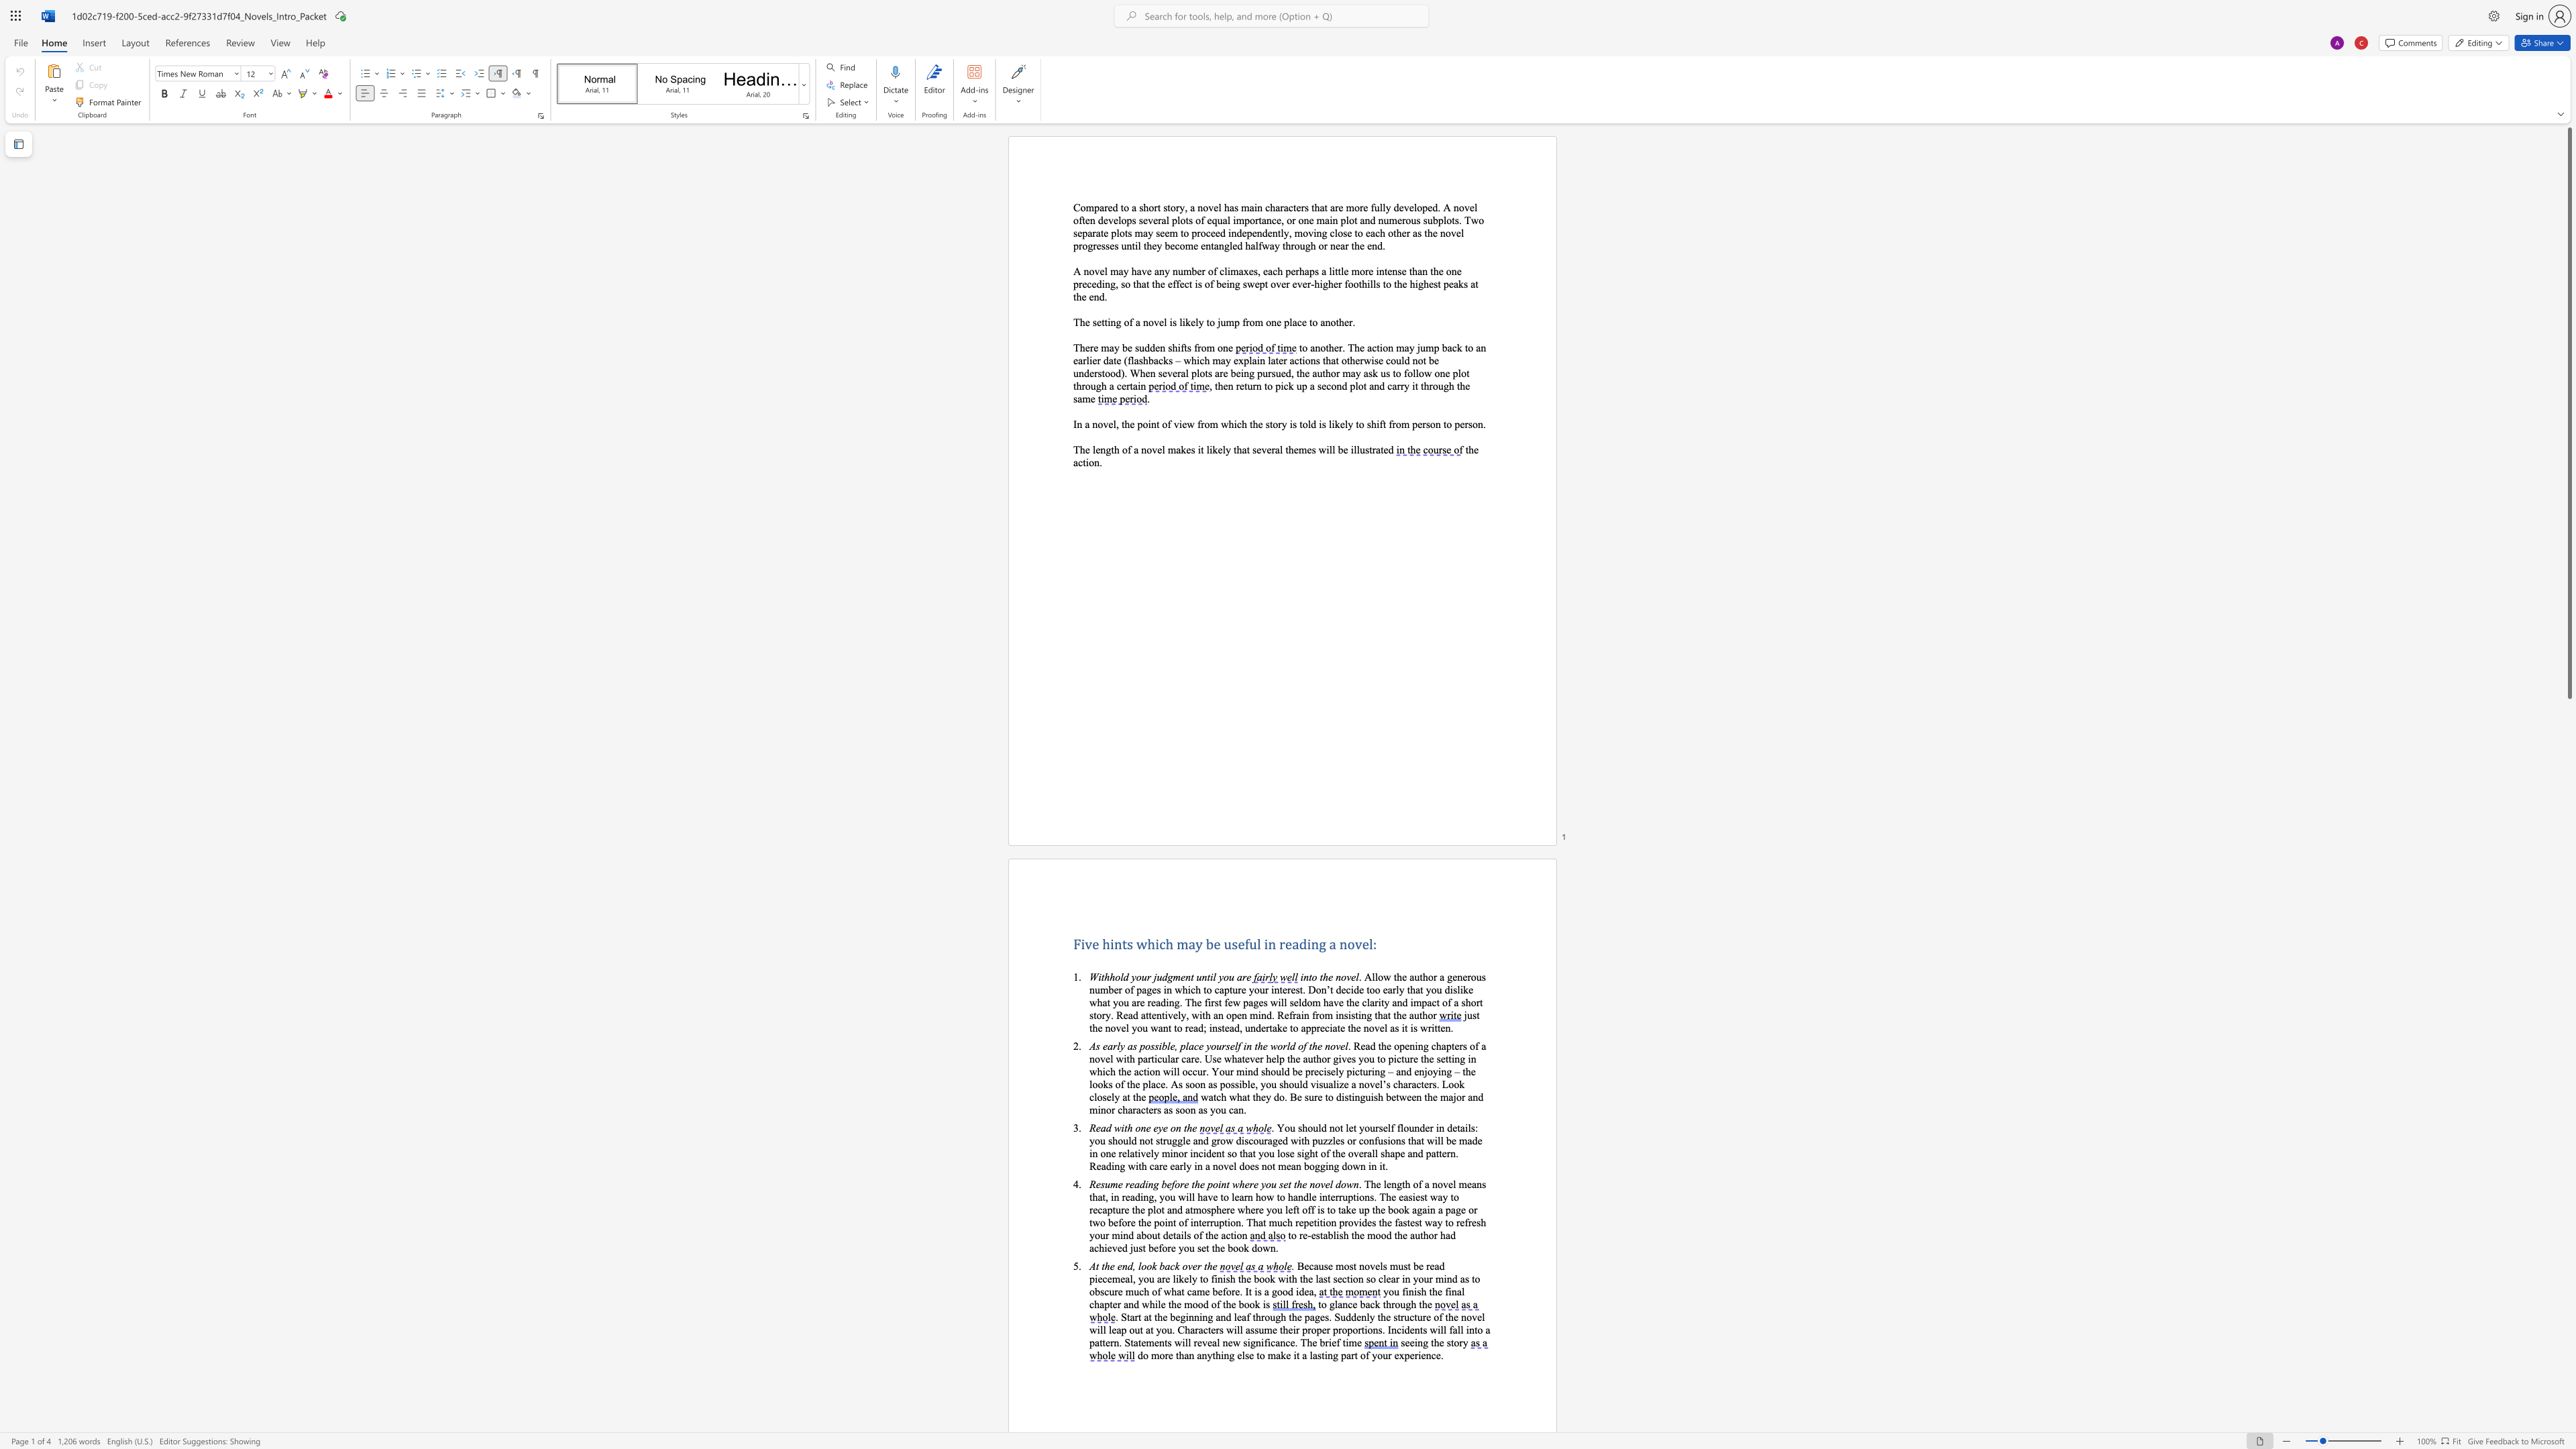  What do you see at coordinates (1377, 1329) in the screenshot?
I see `the space between the continuous character "n" and "s" in the text` at bounding box center [1377, 1329].